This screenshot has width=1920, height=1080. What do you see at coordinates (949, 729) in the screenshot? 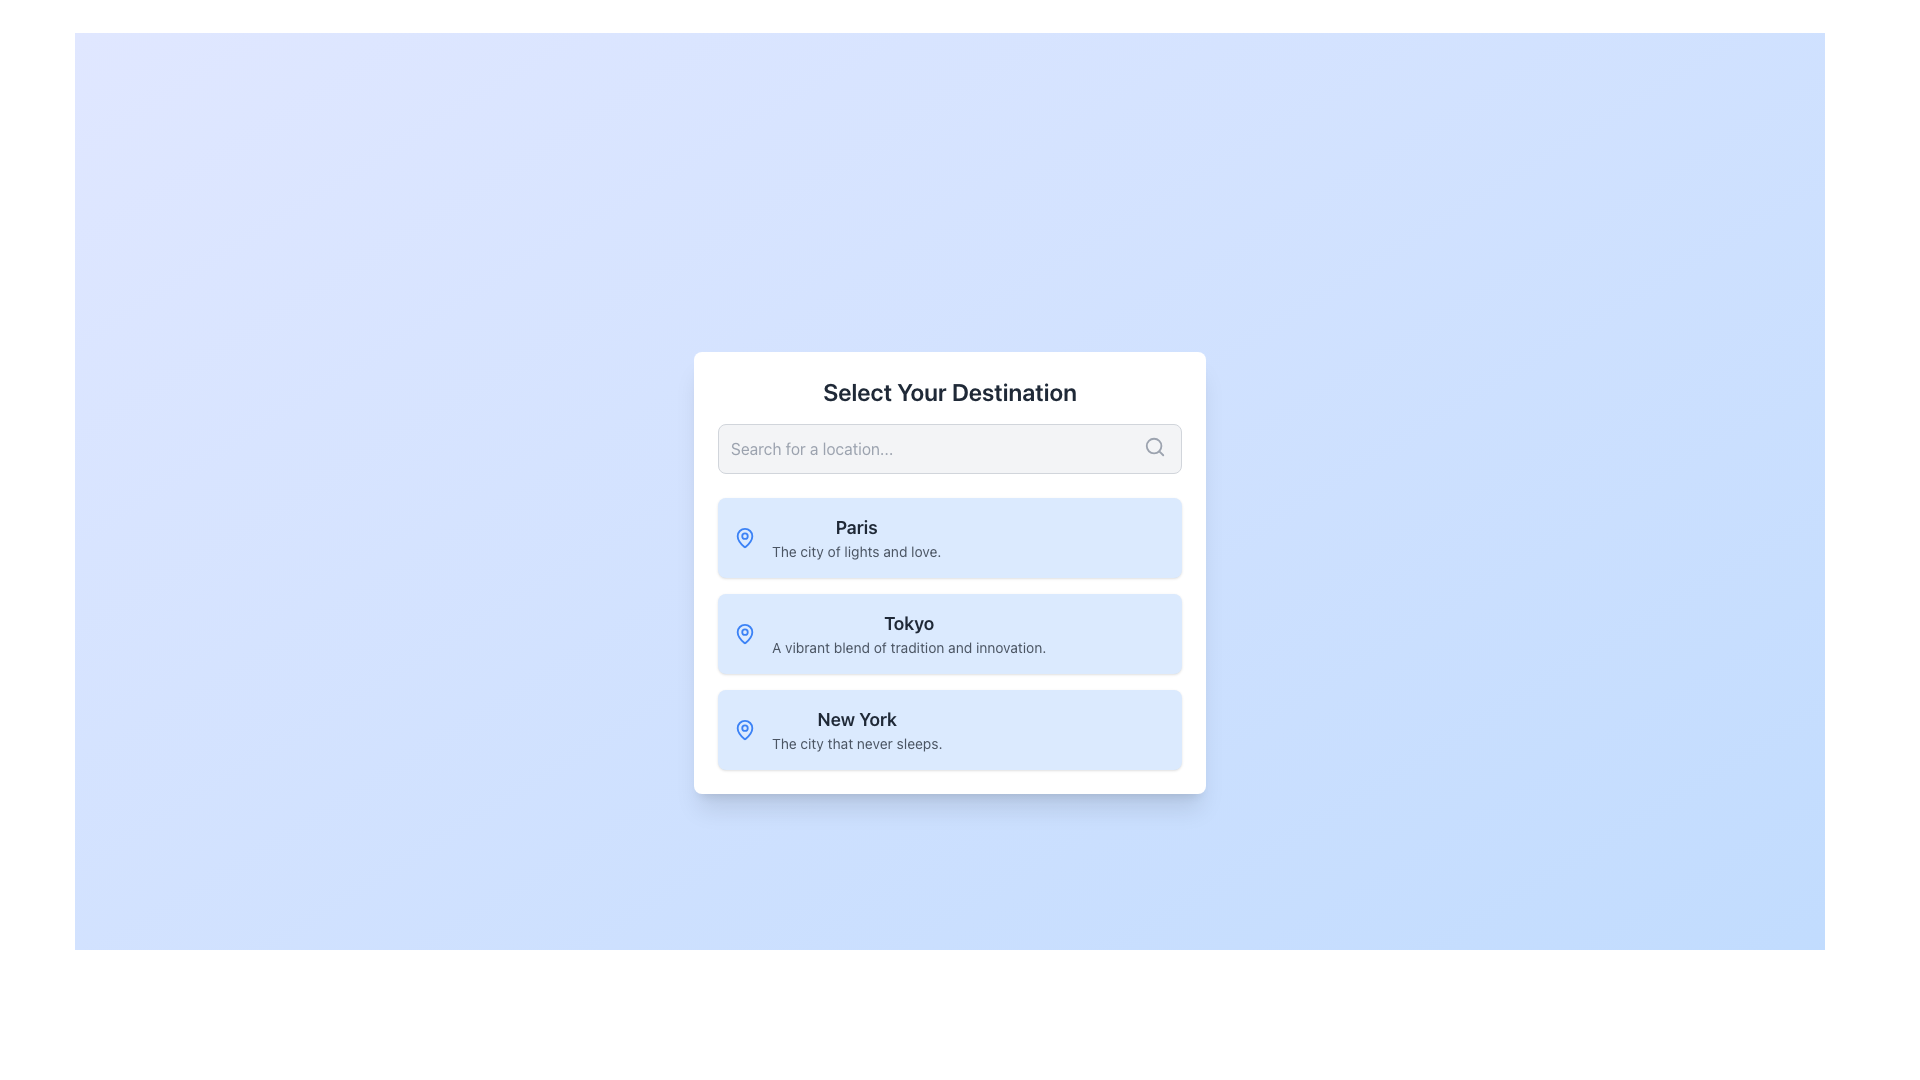
I see `the third item in the selection menu labeled 'New York'` at bounding box center [949, 729].